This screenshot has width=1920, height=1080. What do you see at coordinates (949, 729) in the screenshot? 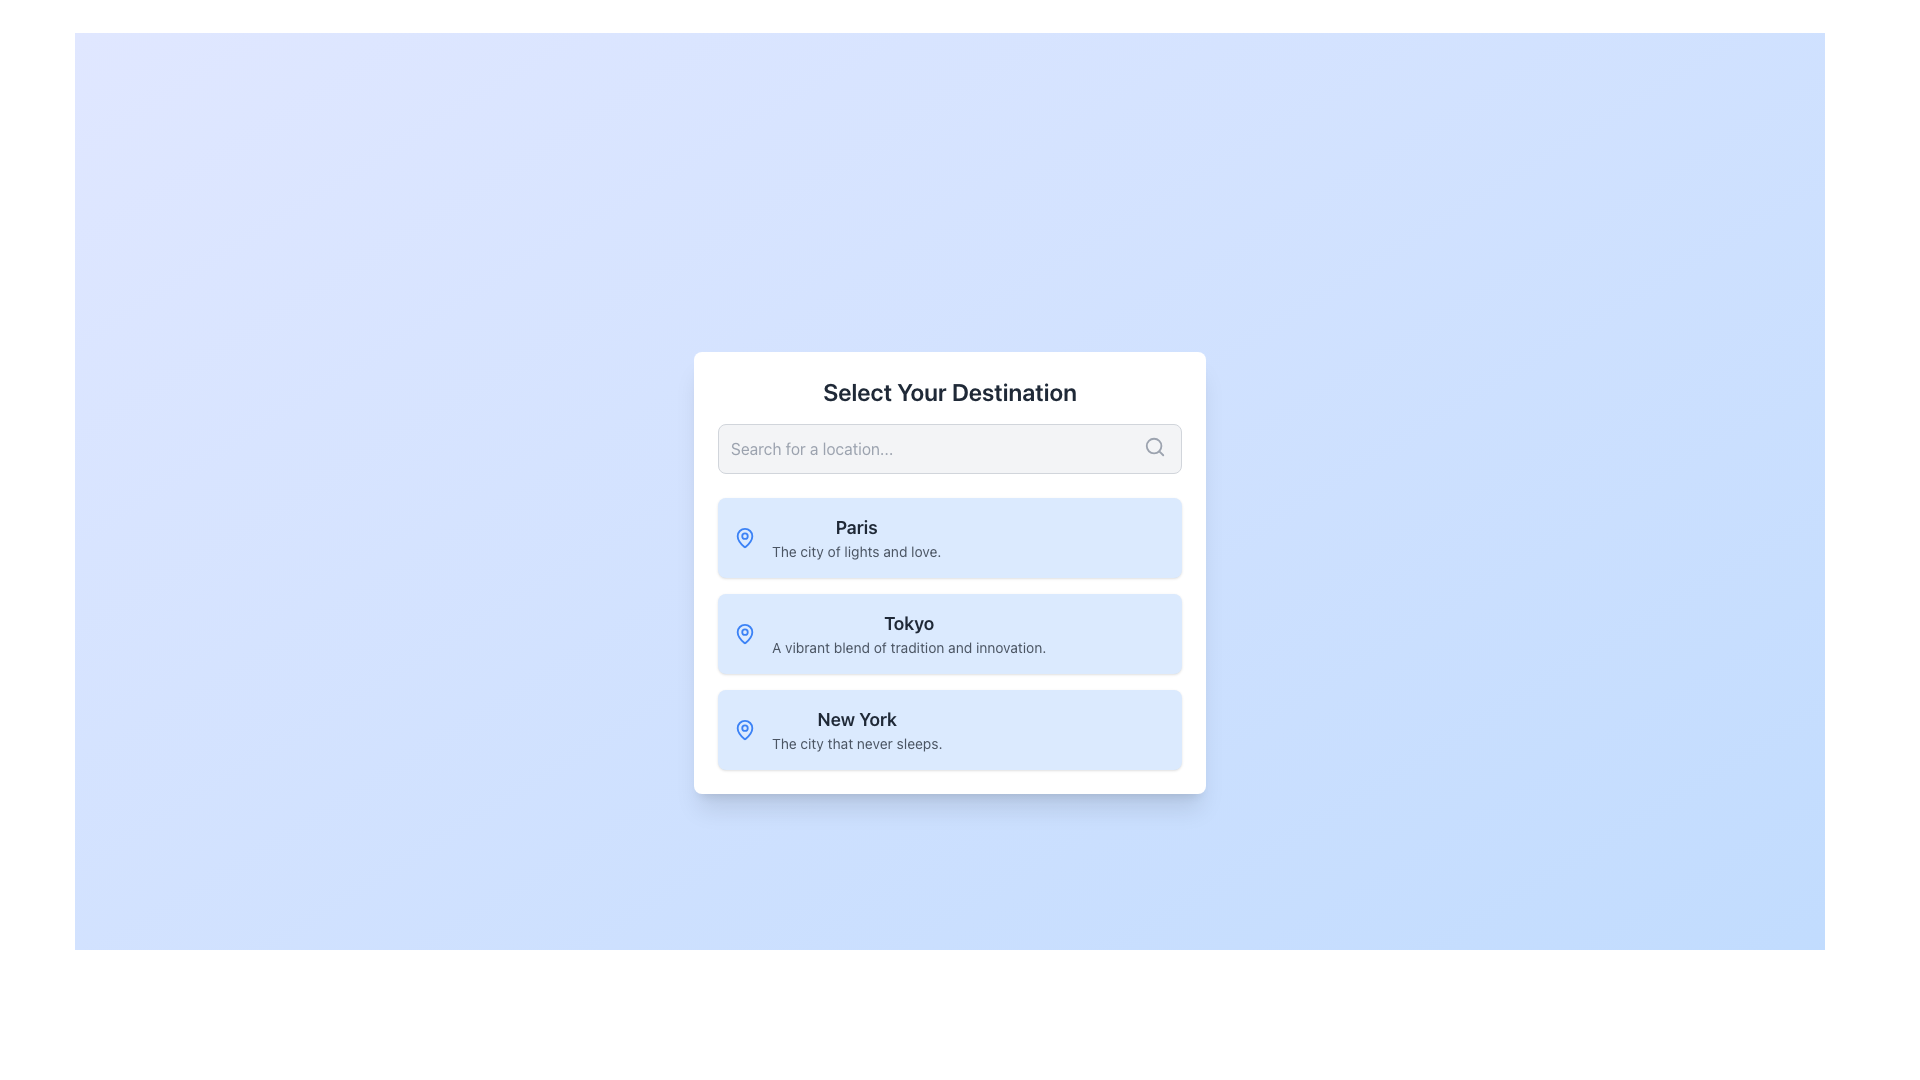
I see `the third item in the selection menu labeled 'New York'` at bounding box center [949, 729].